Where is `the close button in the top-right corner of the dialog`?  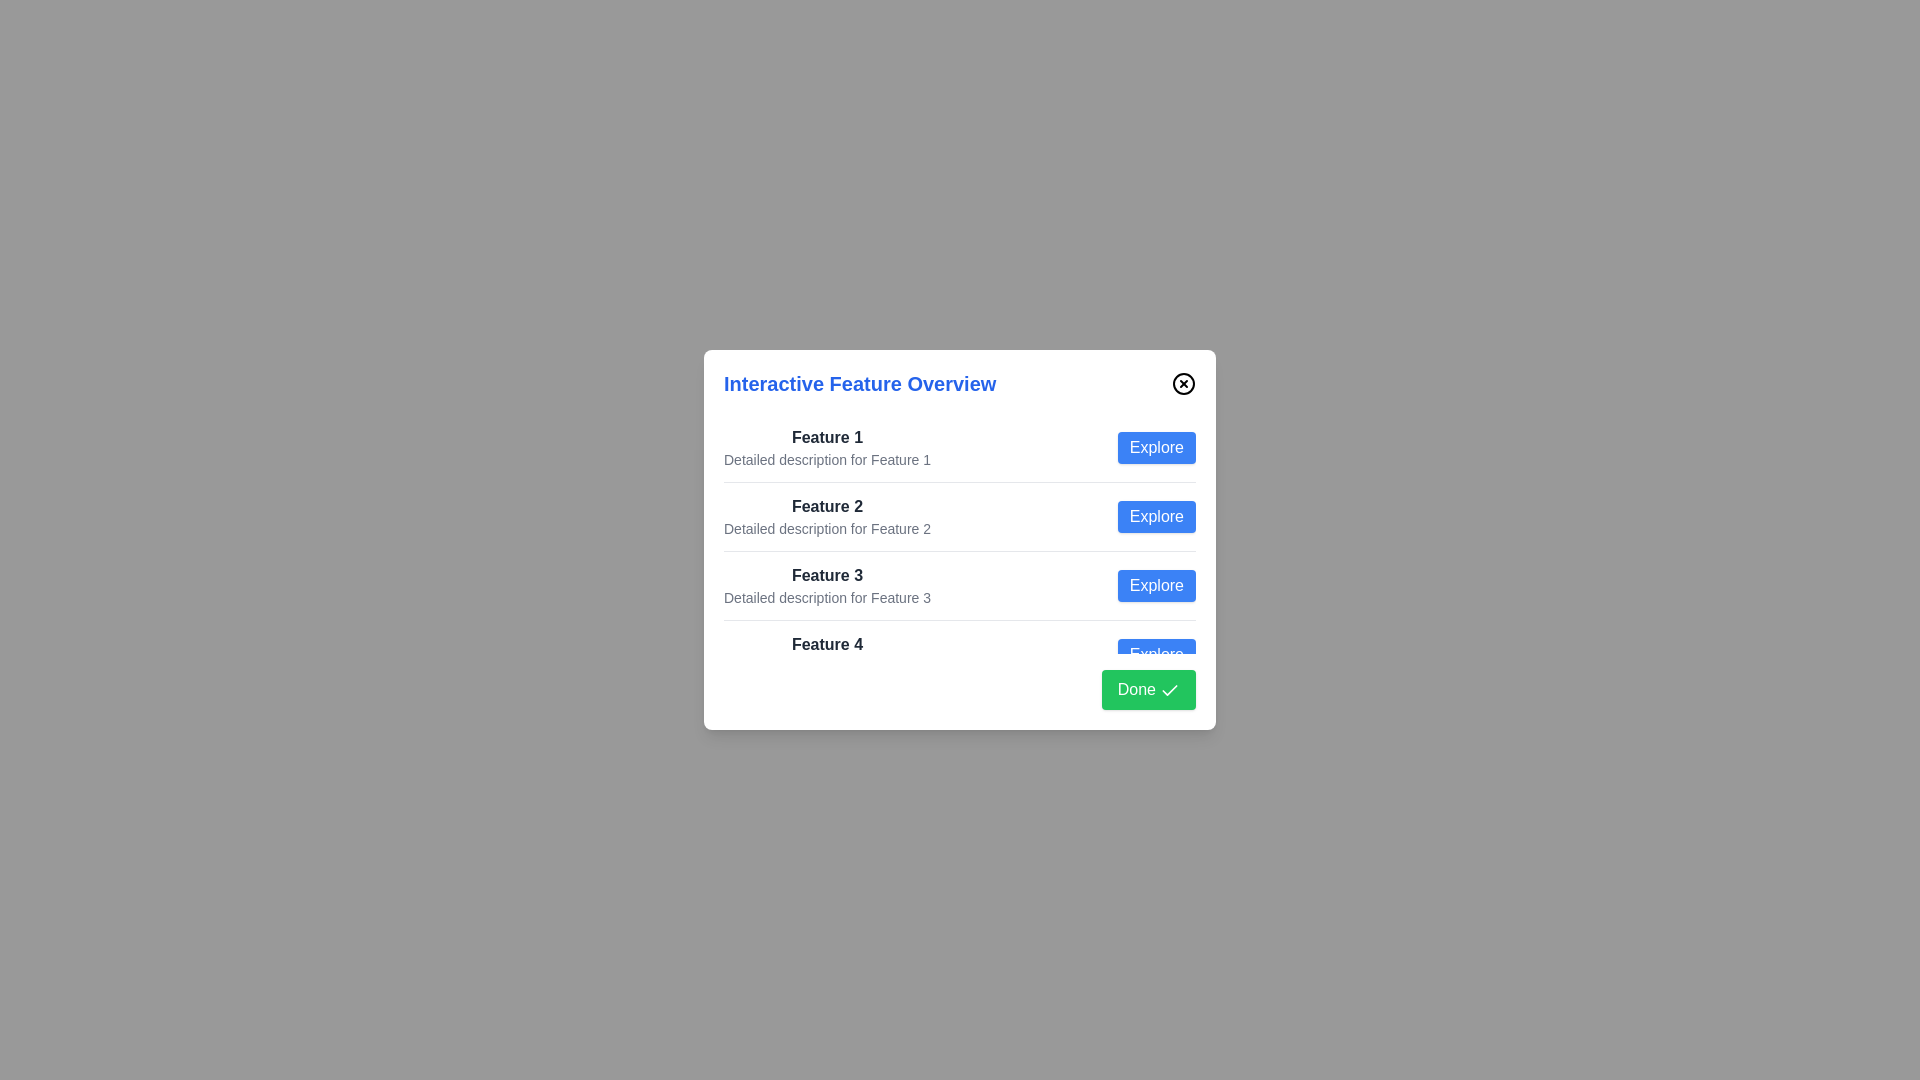 the close button in the top-right corner of the dialog is located at coordinates (1184, 384).